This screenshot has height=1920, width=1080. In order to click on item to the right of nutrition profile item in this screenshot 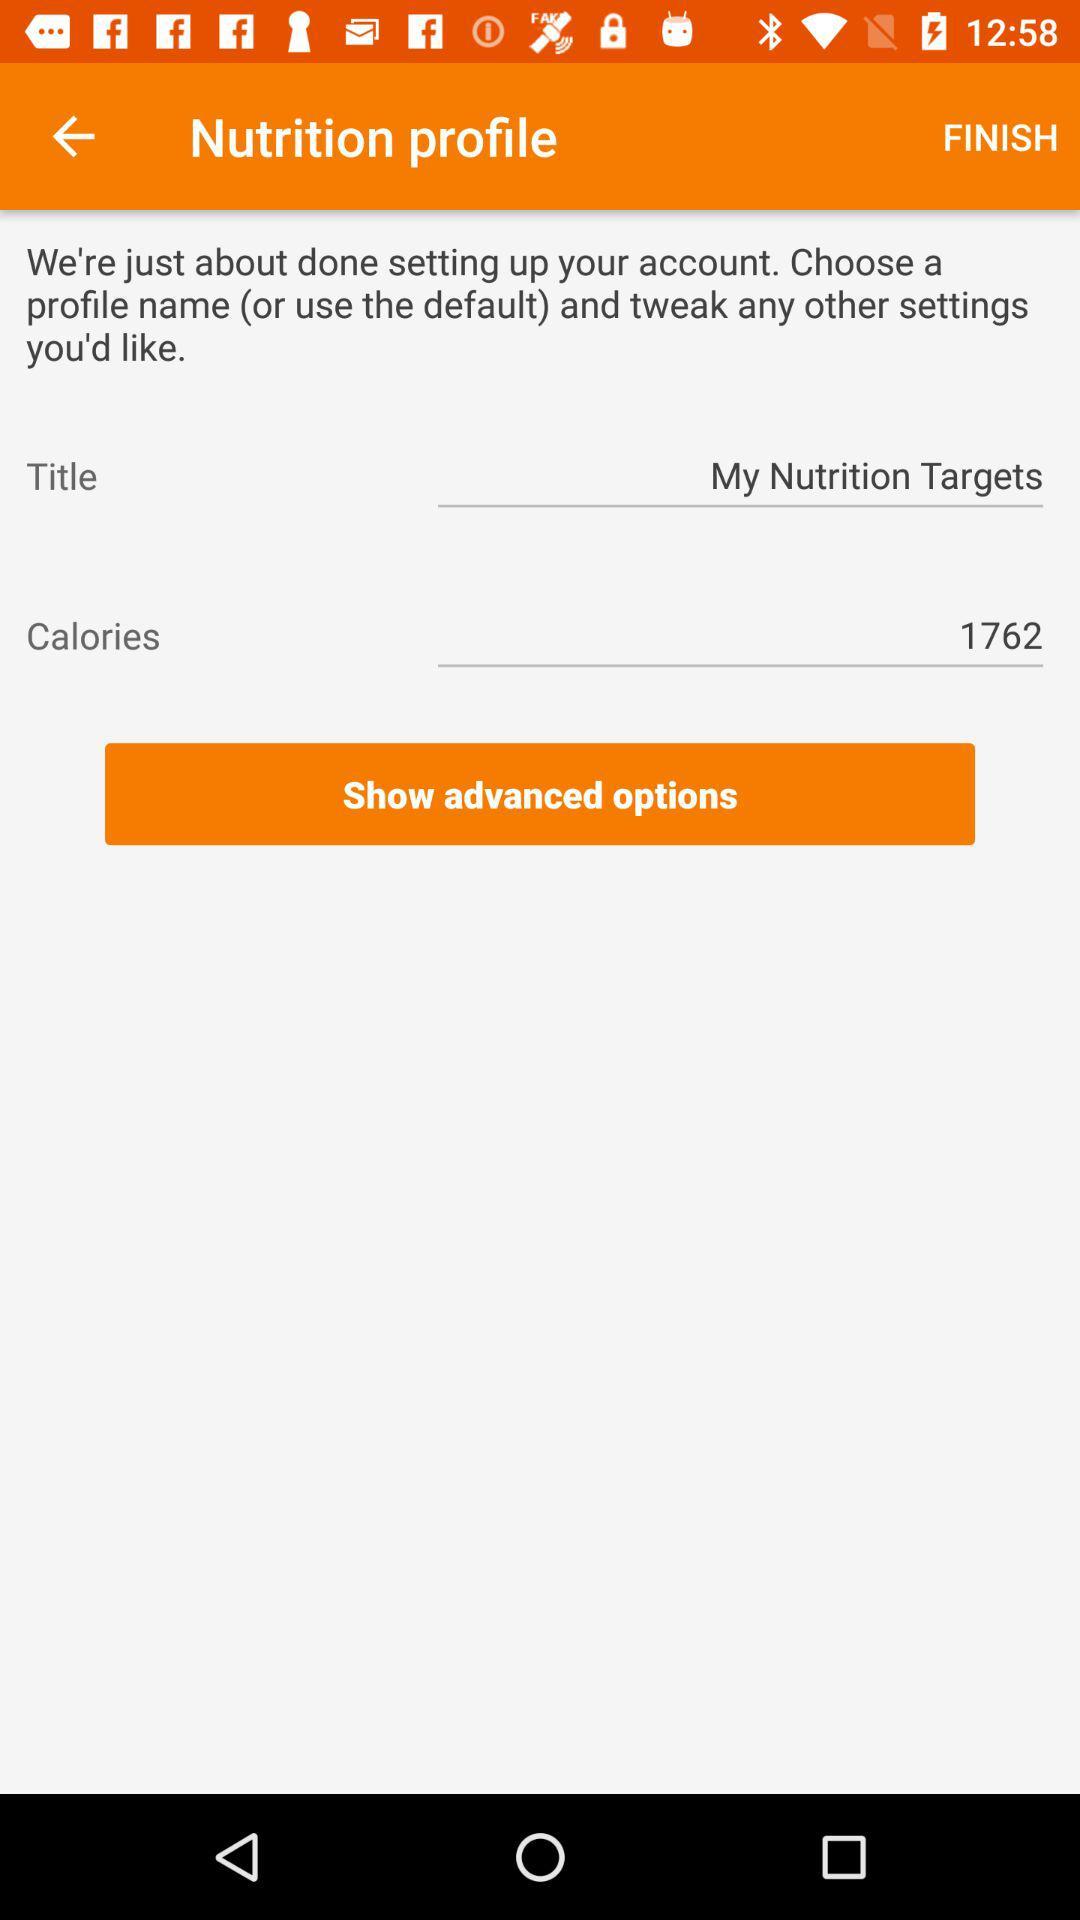, I will do `click(1000, 135)`.